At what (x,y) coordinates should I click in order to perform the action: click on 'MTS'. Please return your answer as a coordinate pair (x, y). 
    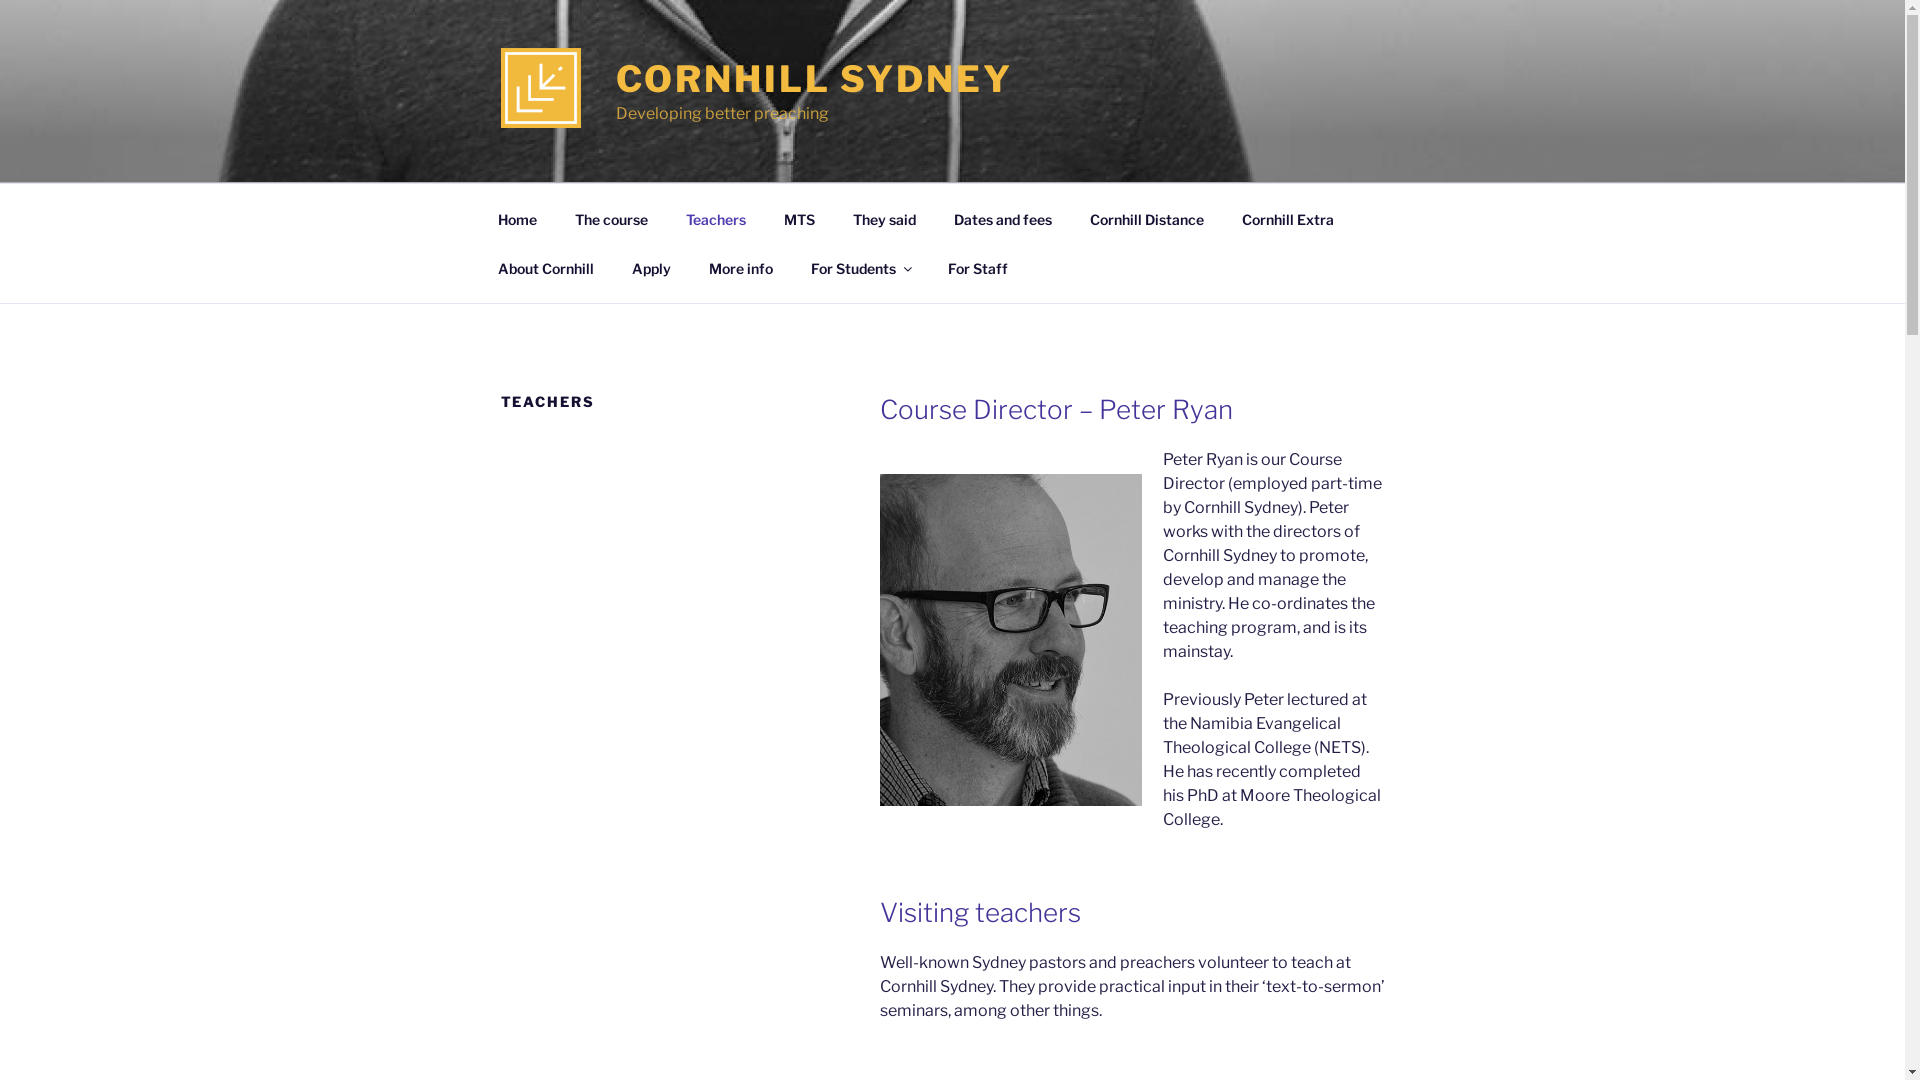
    Looking at the image, I should click on (797, 218).